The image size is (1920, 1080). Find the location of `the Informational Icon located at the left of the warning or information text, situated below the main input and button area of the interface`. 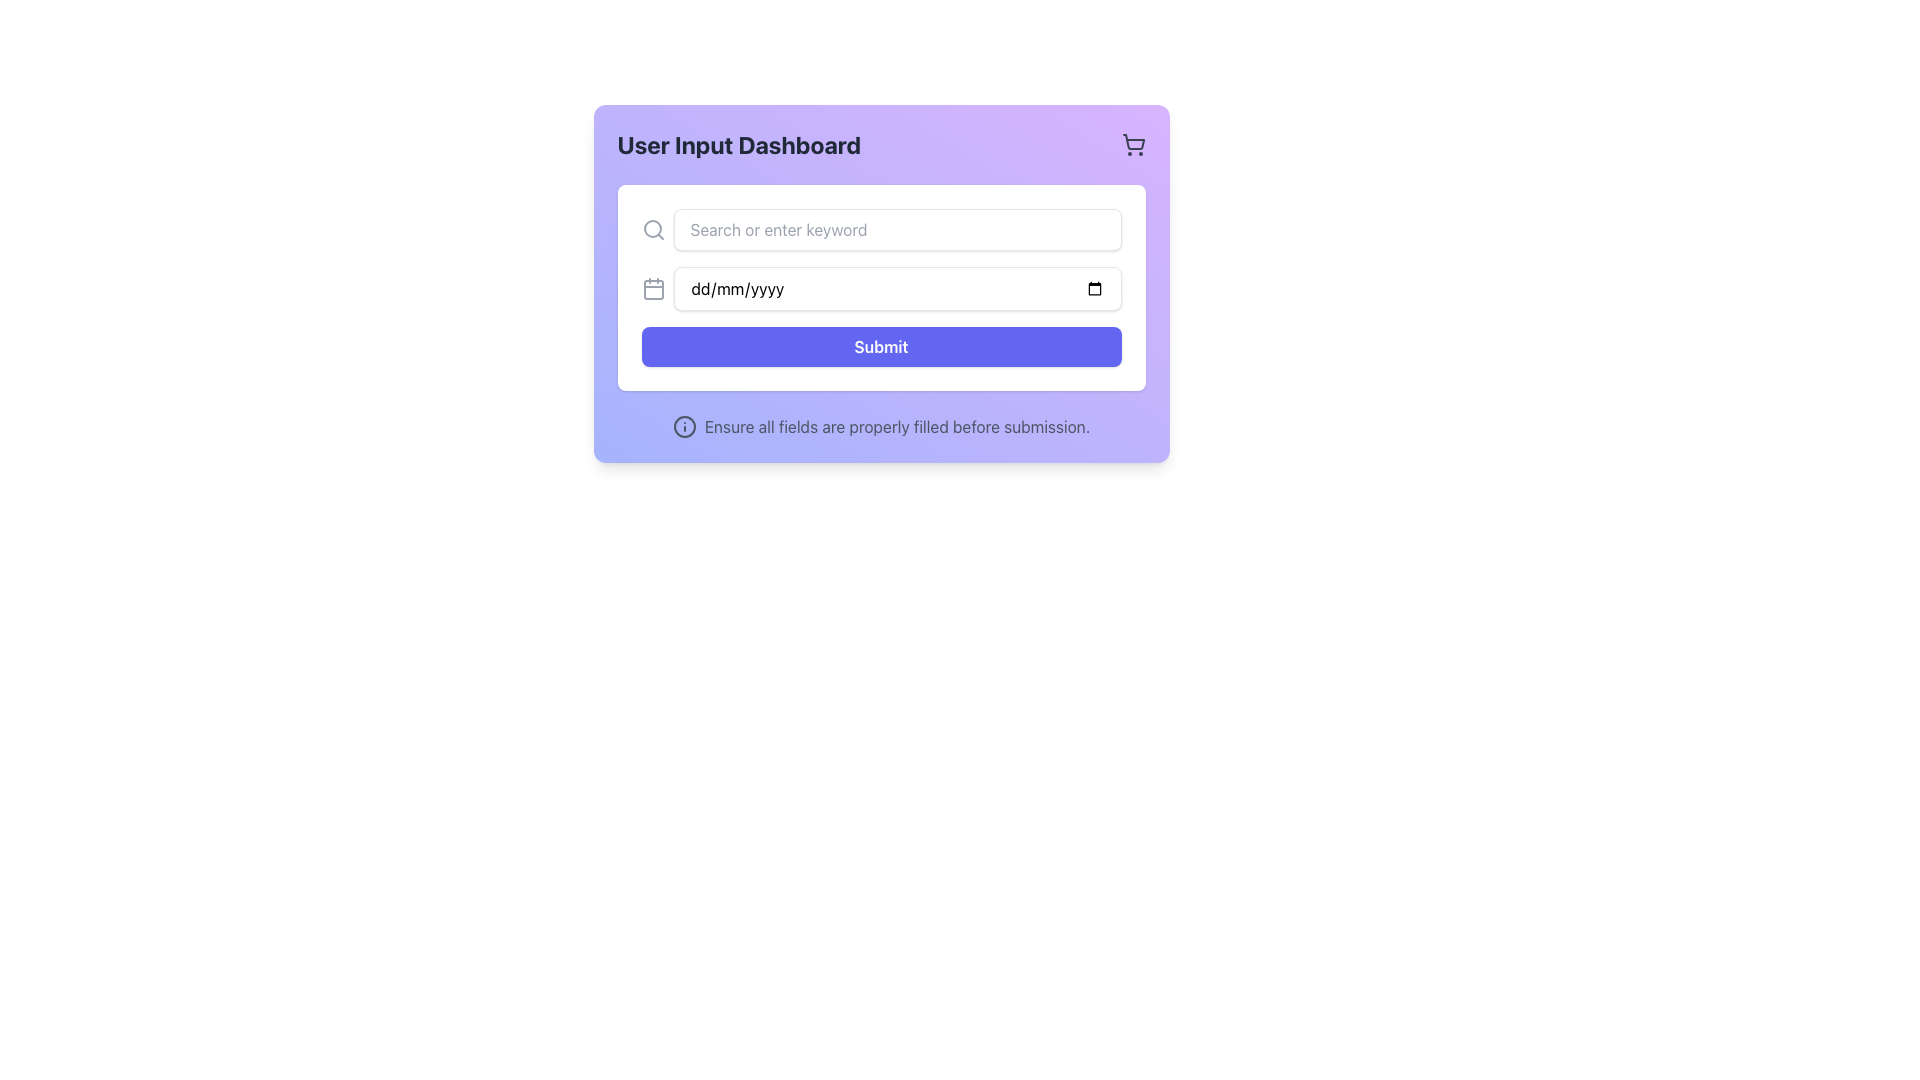

the Informational Icon located at the left of the warning or information text, situated below the main input and button area of the interface is located at coordinates (684, 426).